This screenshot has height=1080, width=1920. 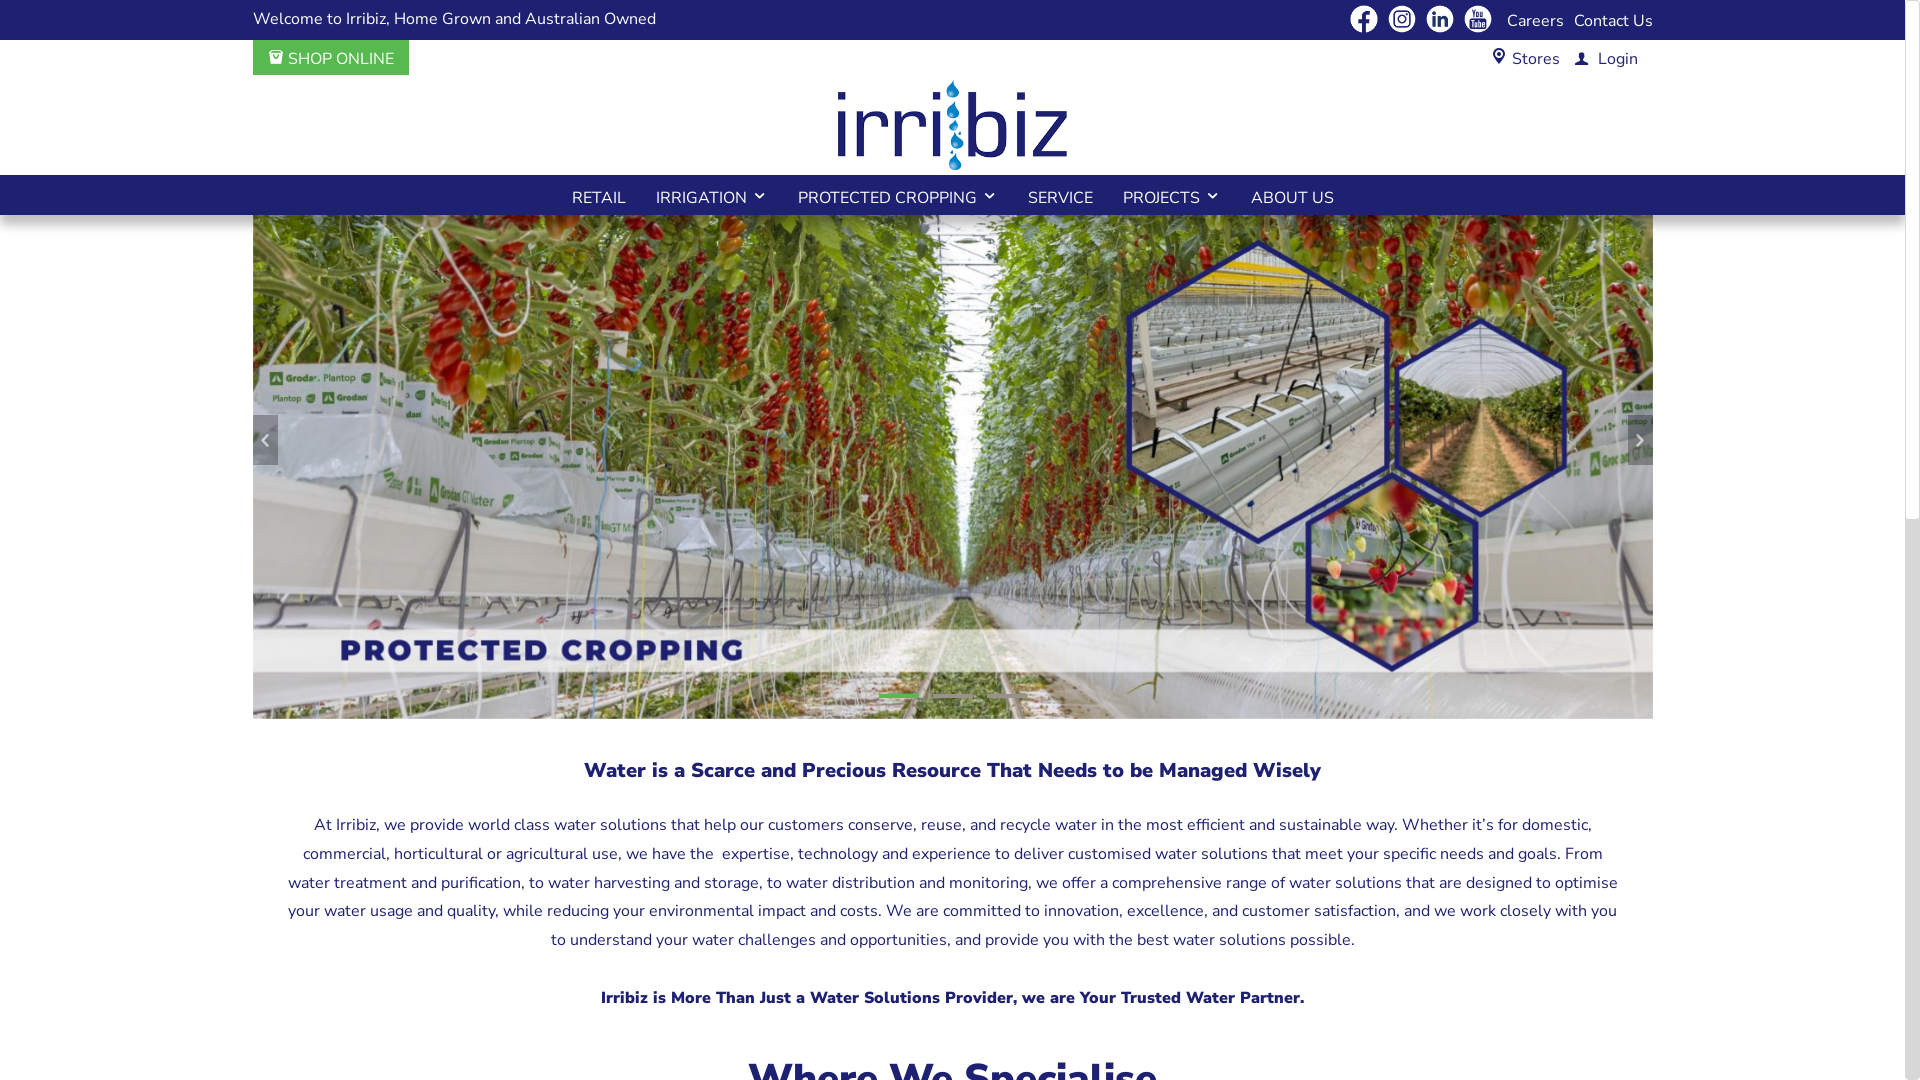 I want to click on 'ABOUT US', so click(x=1235, y=195).